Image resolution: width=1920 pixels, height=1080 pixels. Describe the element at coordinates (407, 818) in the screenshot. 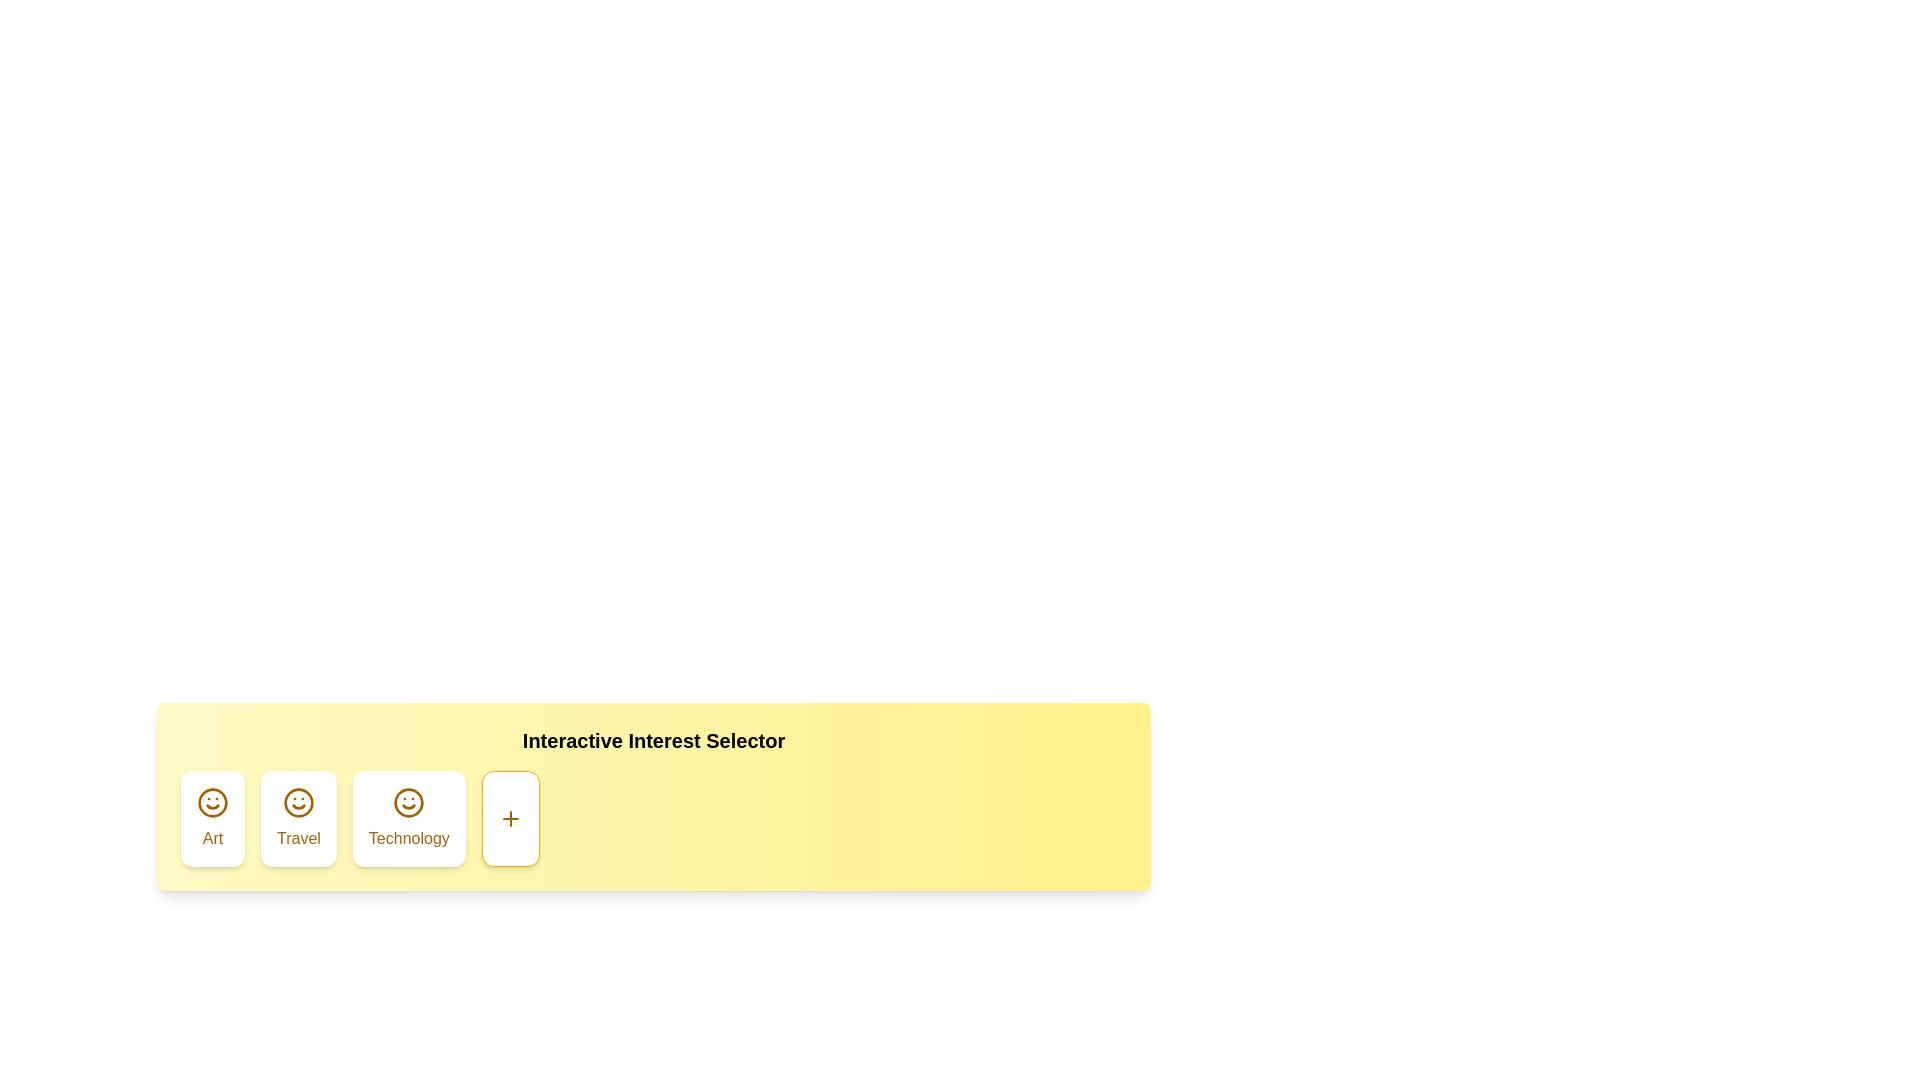

I see `the chip labeled Technology to observe its visual changes` at that location.